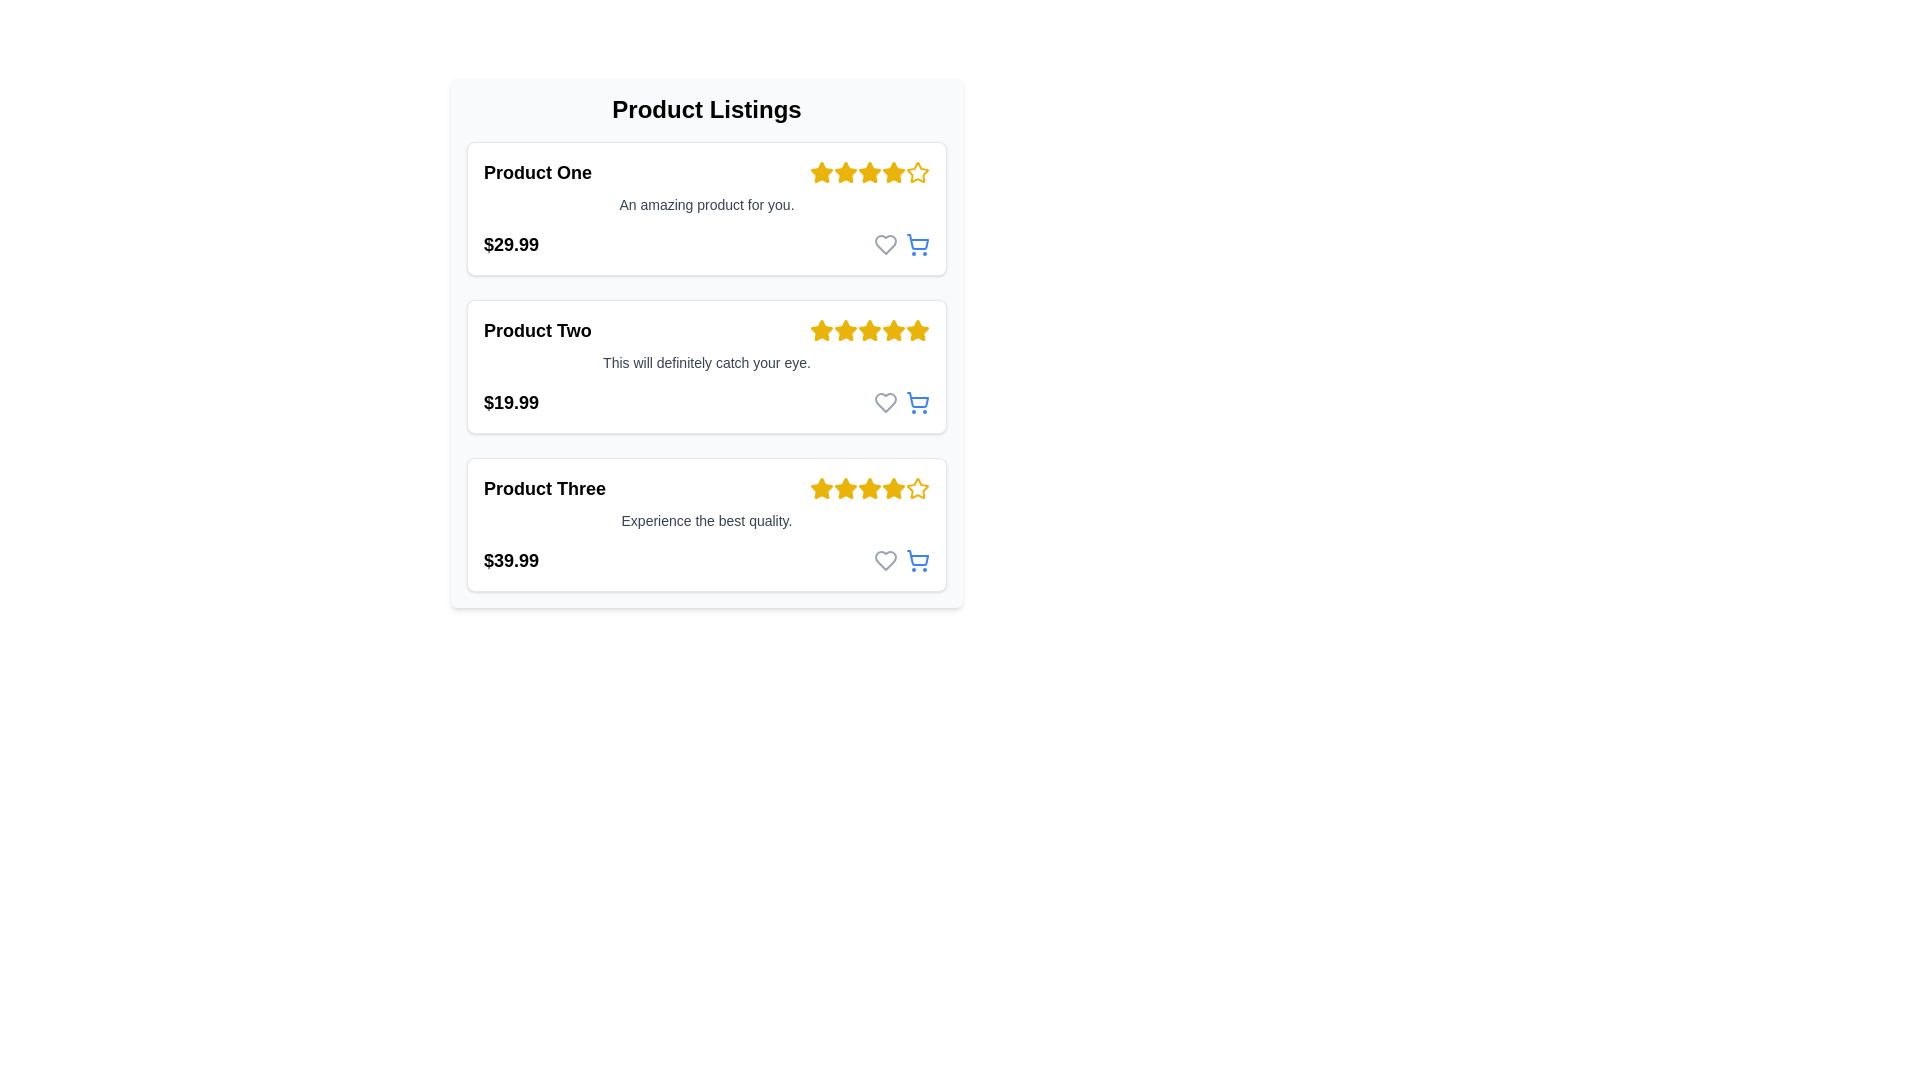 The width and height of the screenshot is (1920, 1080). What do you see at coordinates (901, 244) in the screenshot?
I see `the heart icon in the group of icons (heart and shopping cart) located in the topmost product card` at bounding box center [901, 244].